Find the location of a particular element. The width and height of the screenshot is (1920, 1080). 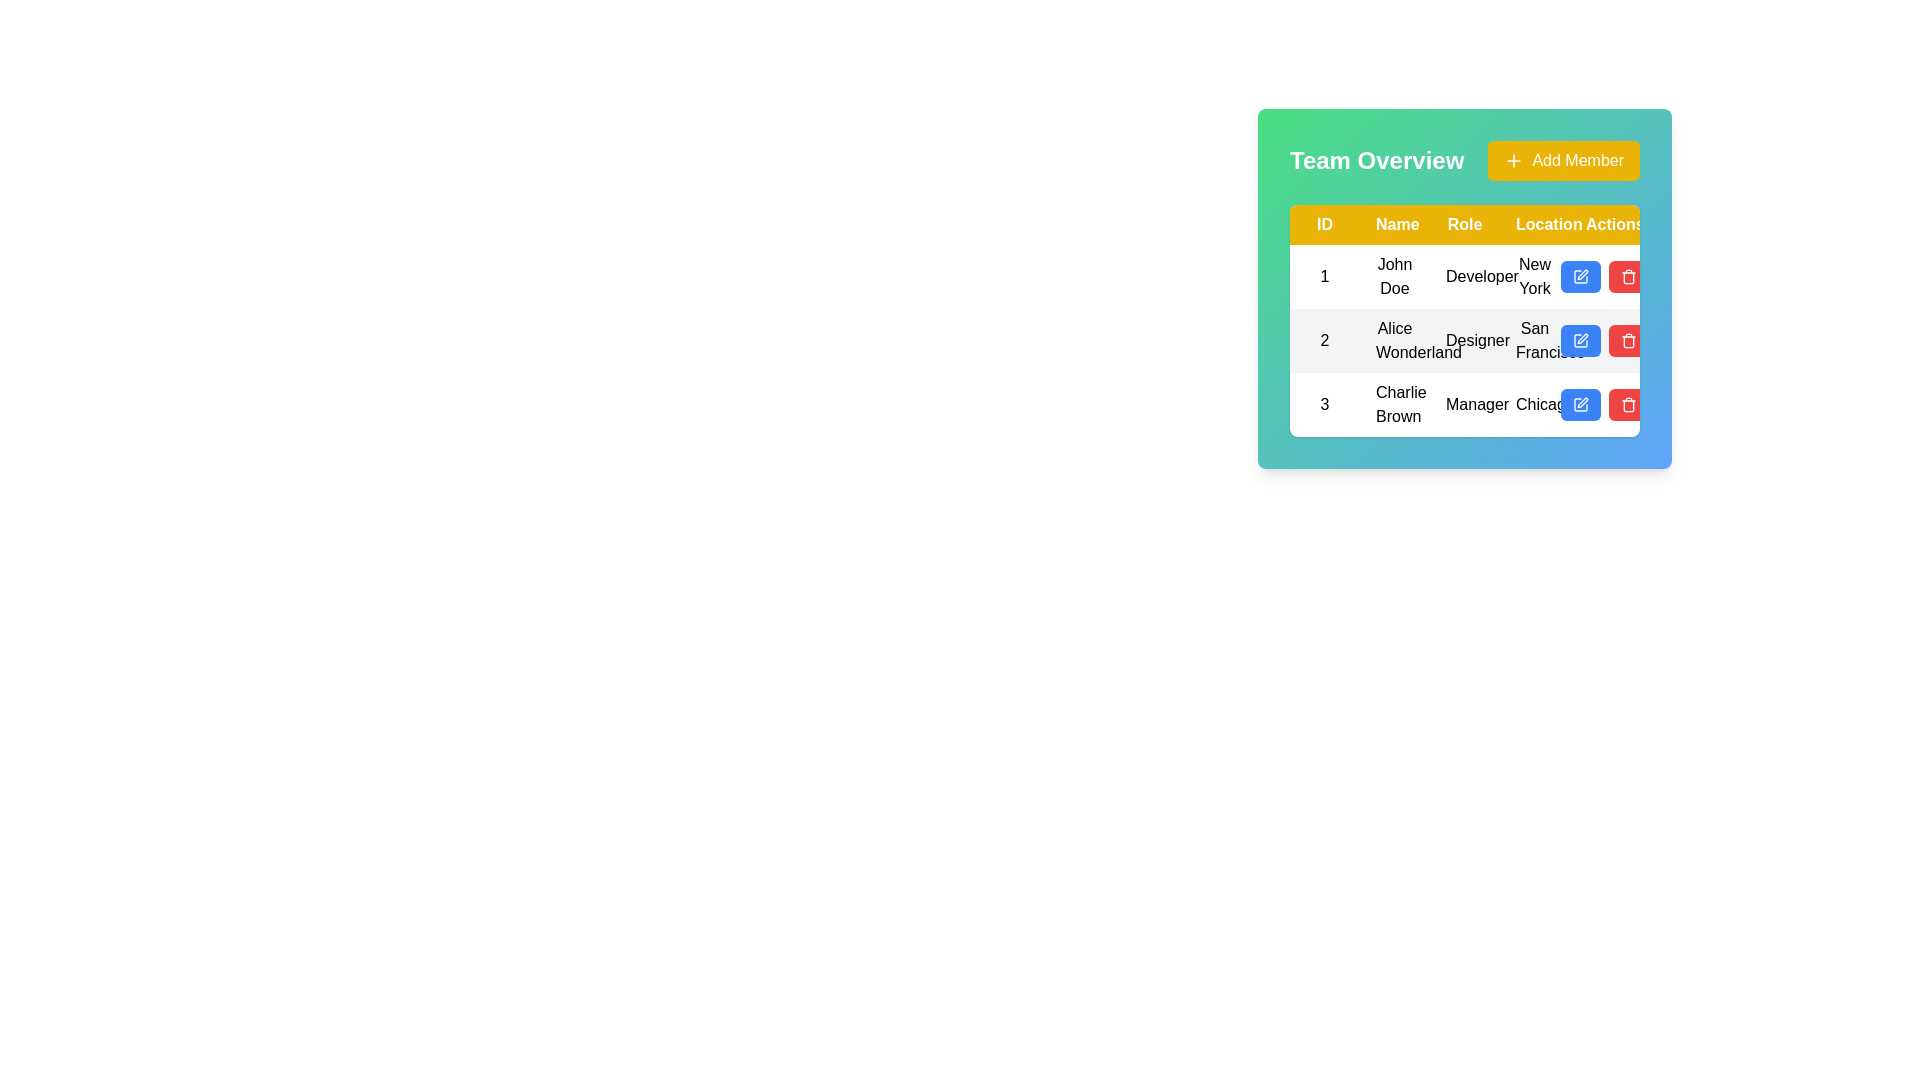

the delete icon button styled as a trash bin located in the 'Actions' column of the third row in the 'Team Overview' interface is located at coordinates (1628, 277).